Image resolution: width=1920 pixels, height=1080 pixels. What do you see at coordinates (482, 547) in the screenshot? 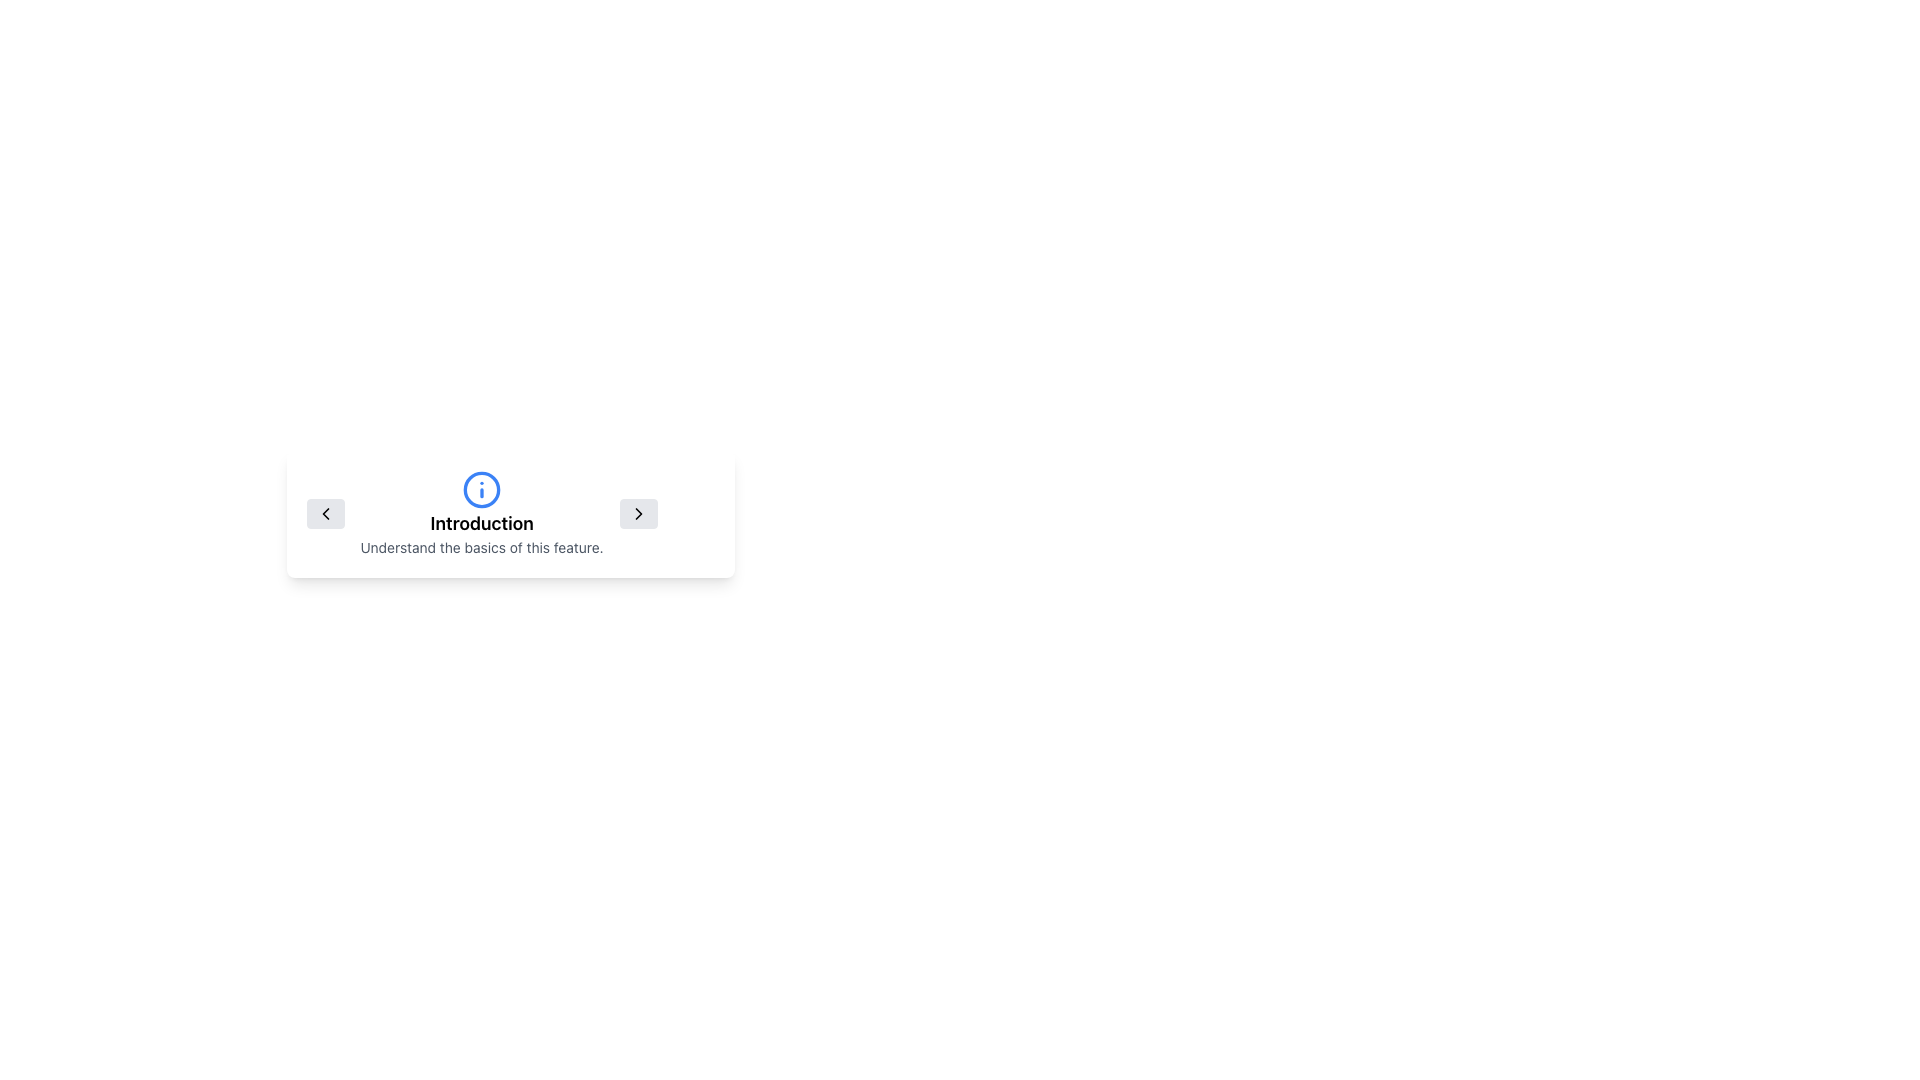
I see `the static text label that reads 'Understand the basics of this feature.', which is located beneath the title 'Introduction' and centered within the informational section` at bounding box center [482, 547].